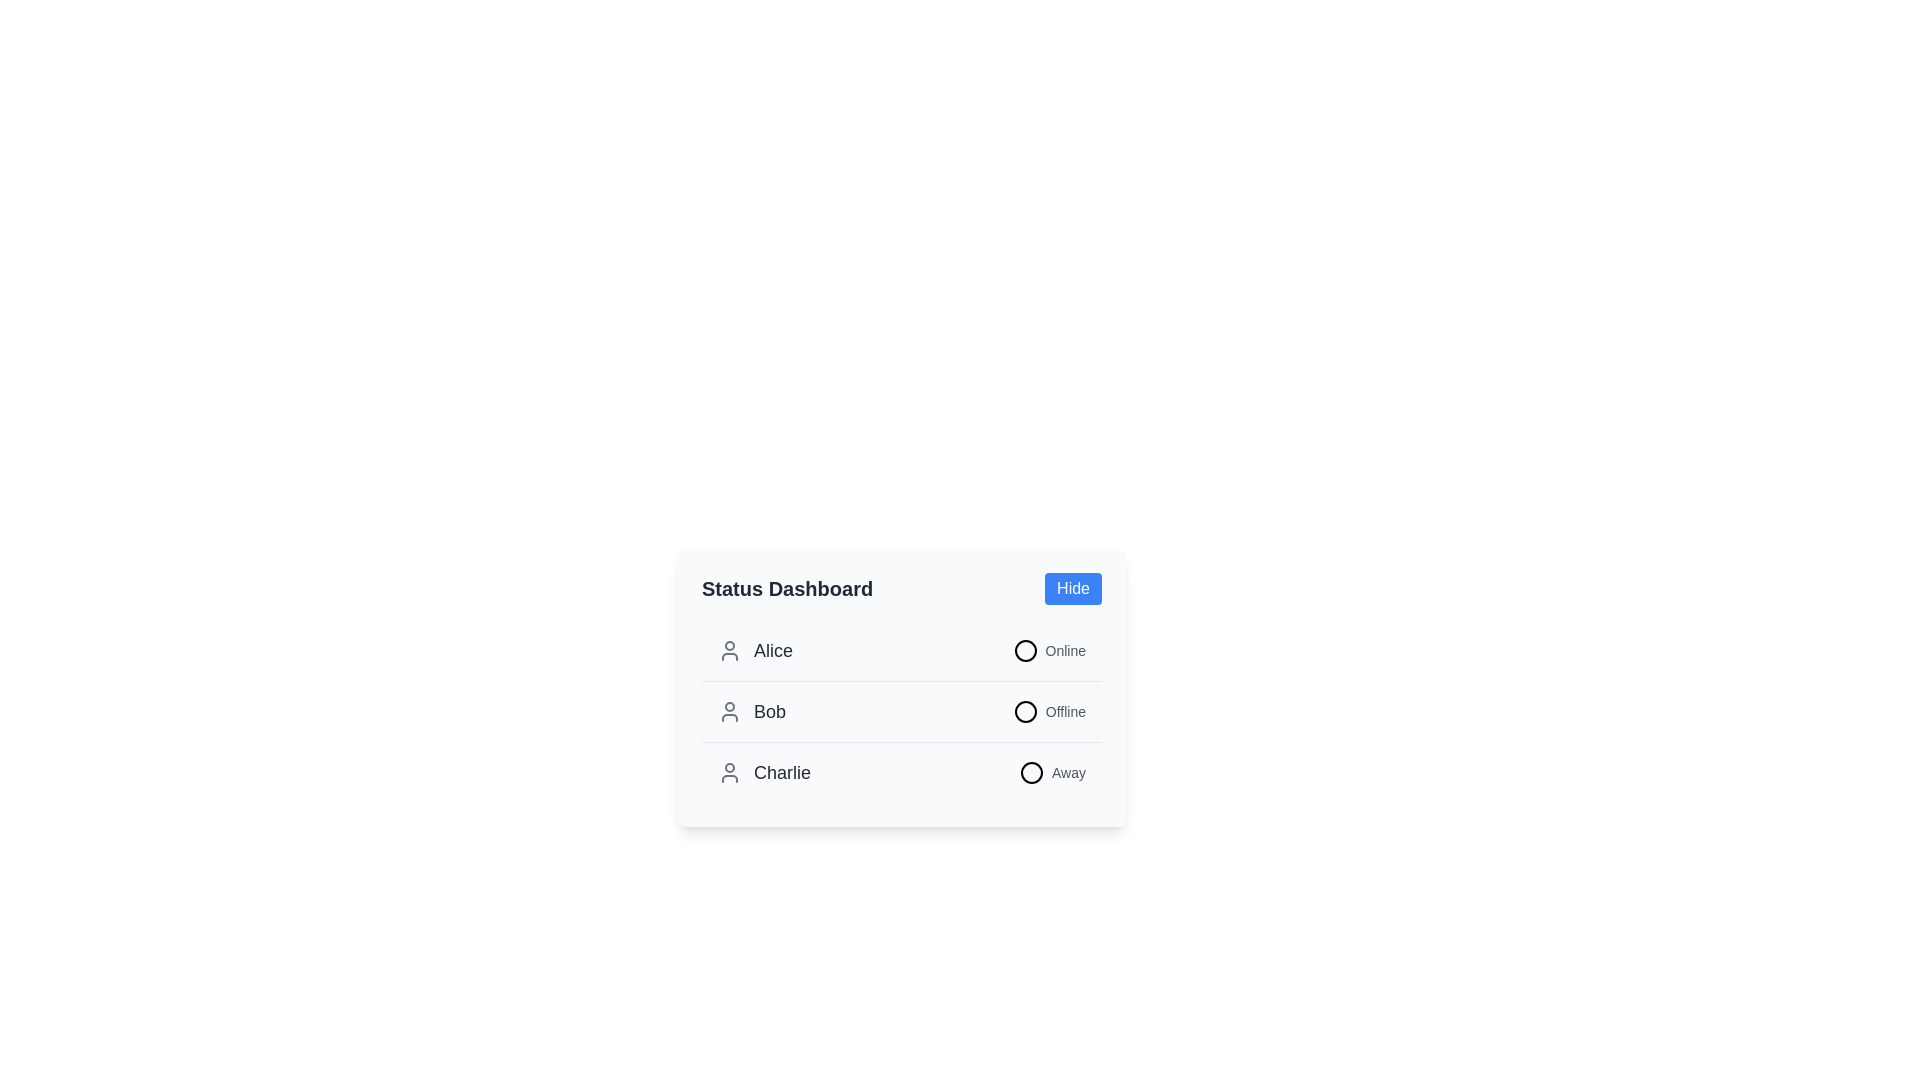 The height and width of the screenshot is (1080, 1920). I want to click on the third circular status indicator representing the 'Away' status for user Charlie, located to the right of the 'Charlie' label, so click(1032, 771).